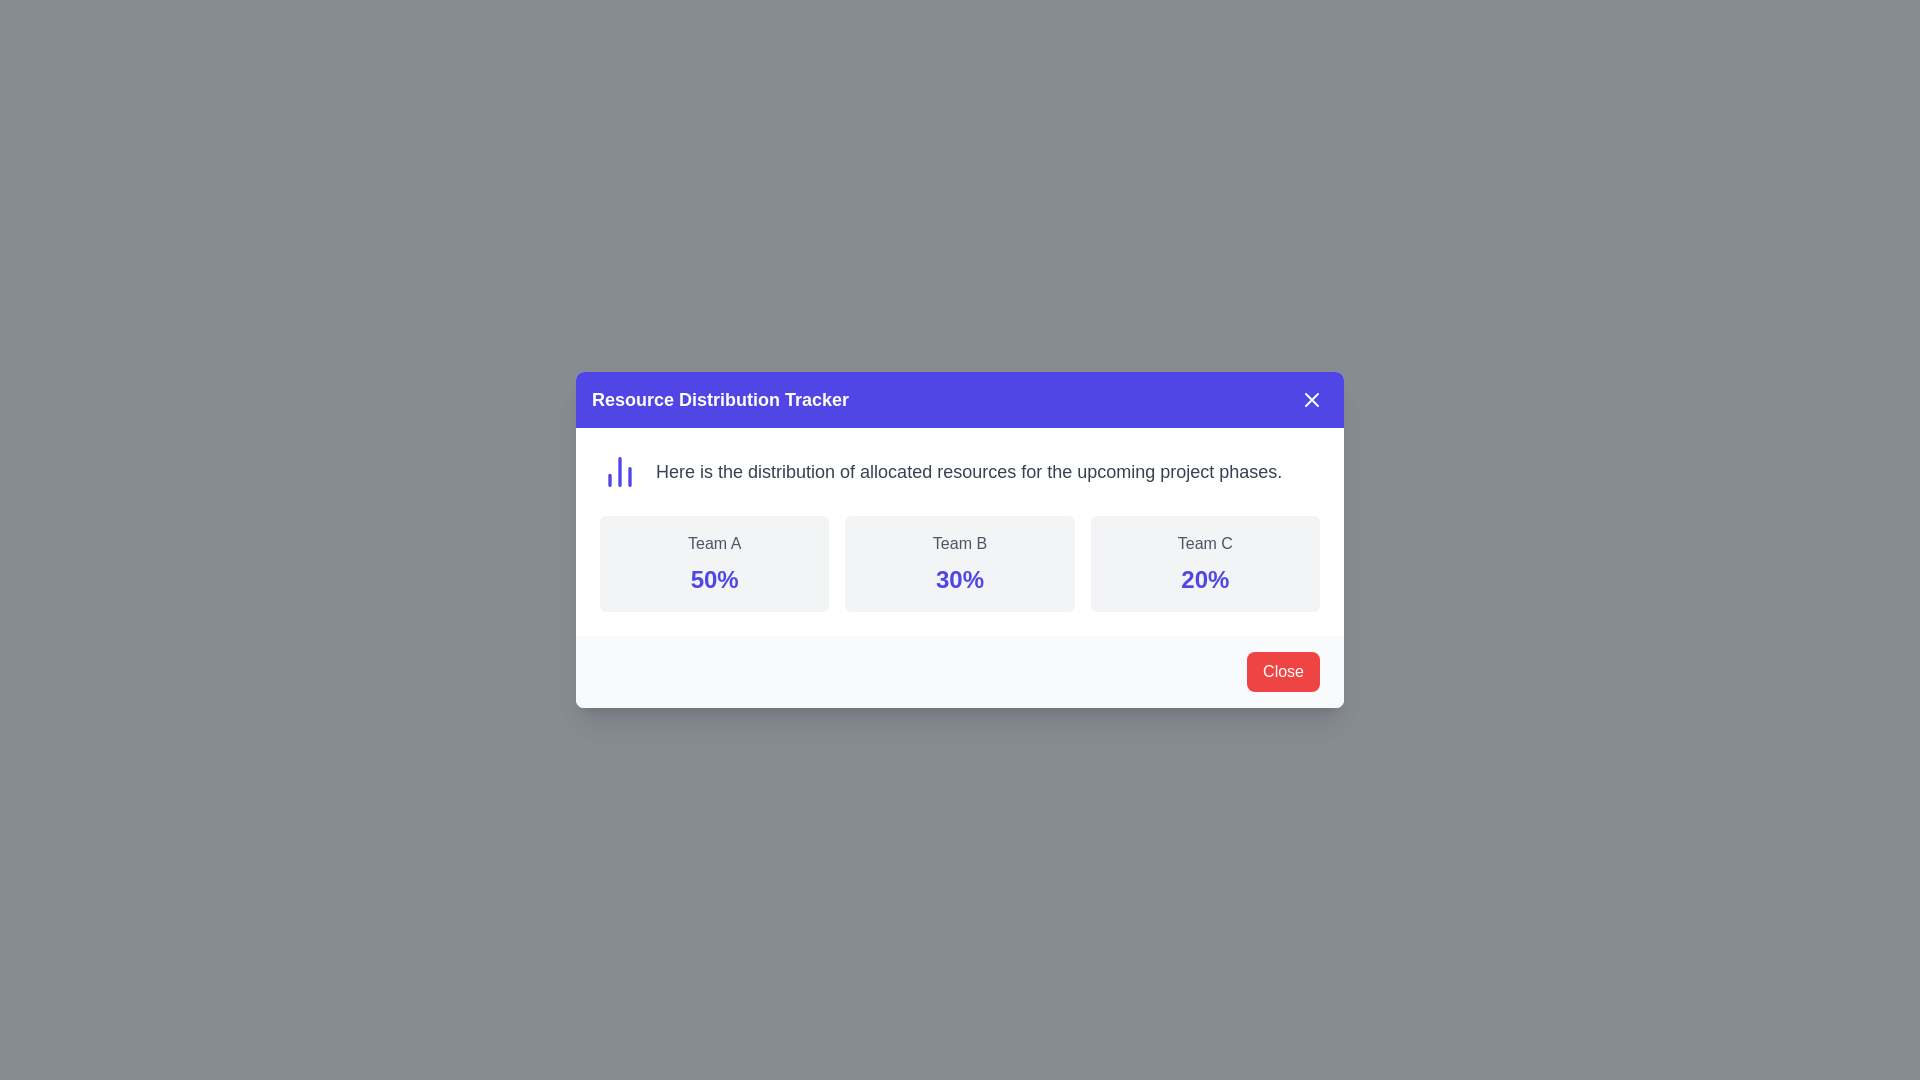 The width and height of the screenshot is (1920, 1080). Describe the element at coordinates (1283, 671) in the screenshot. I see `the 'Close' button with a sharp red background and white text located in the bottom-right area of the dialog box` at that location.